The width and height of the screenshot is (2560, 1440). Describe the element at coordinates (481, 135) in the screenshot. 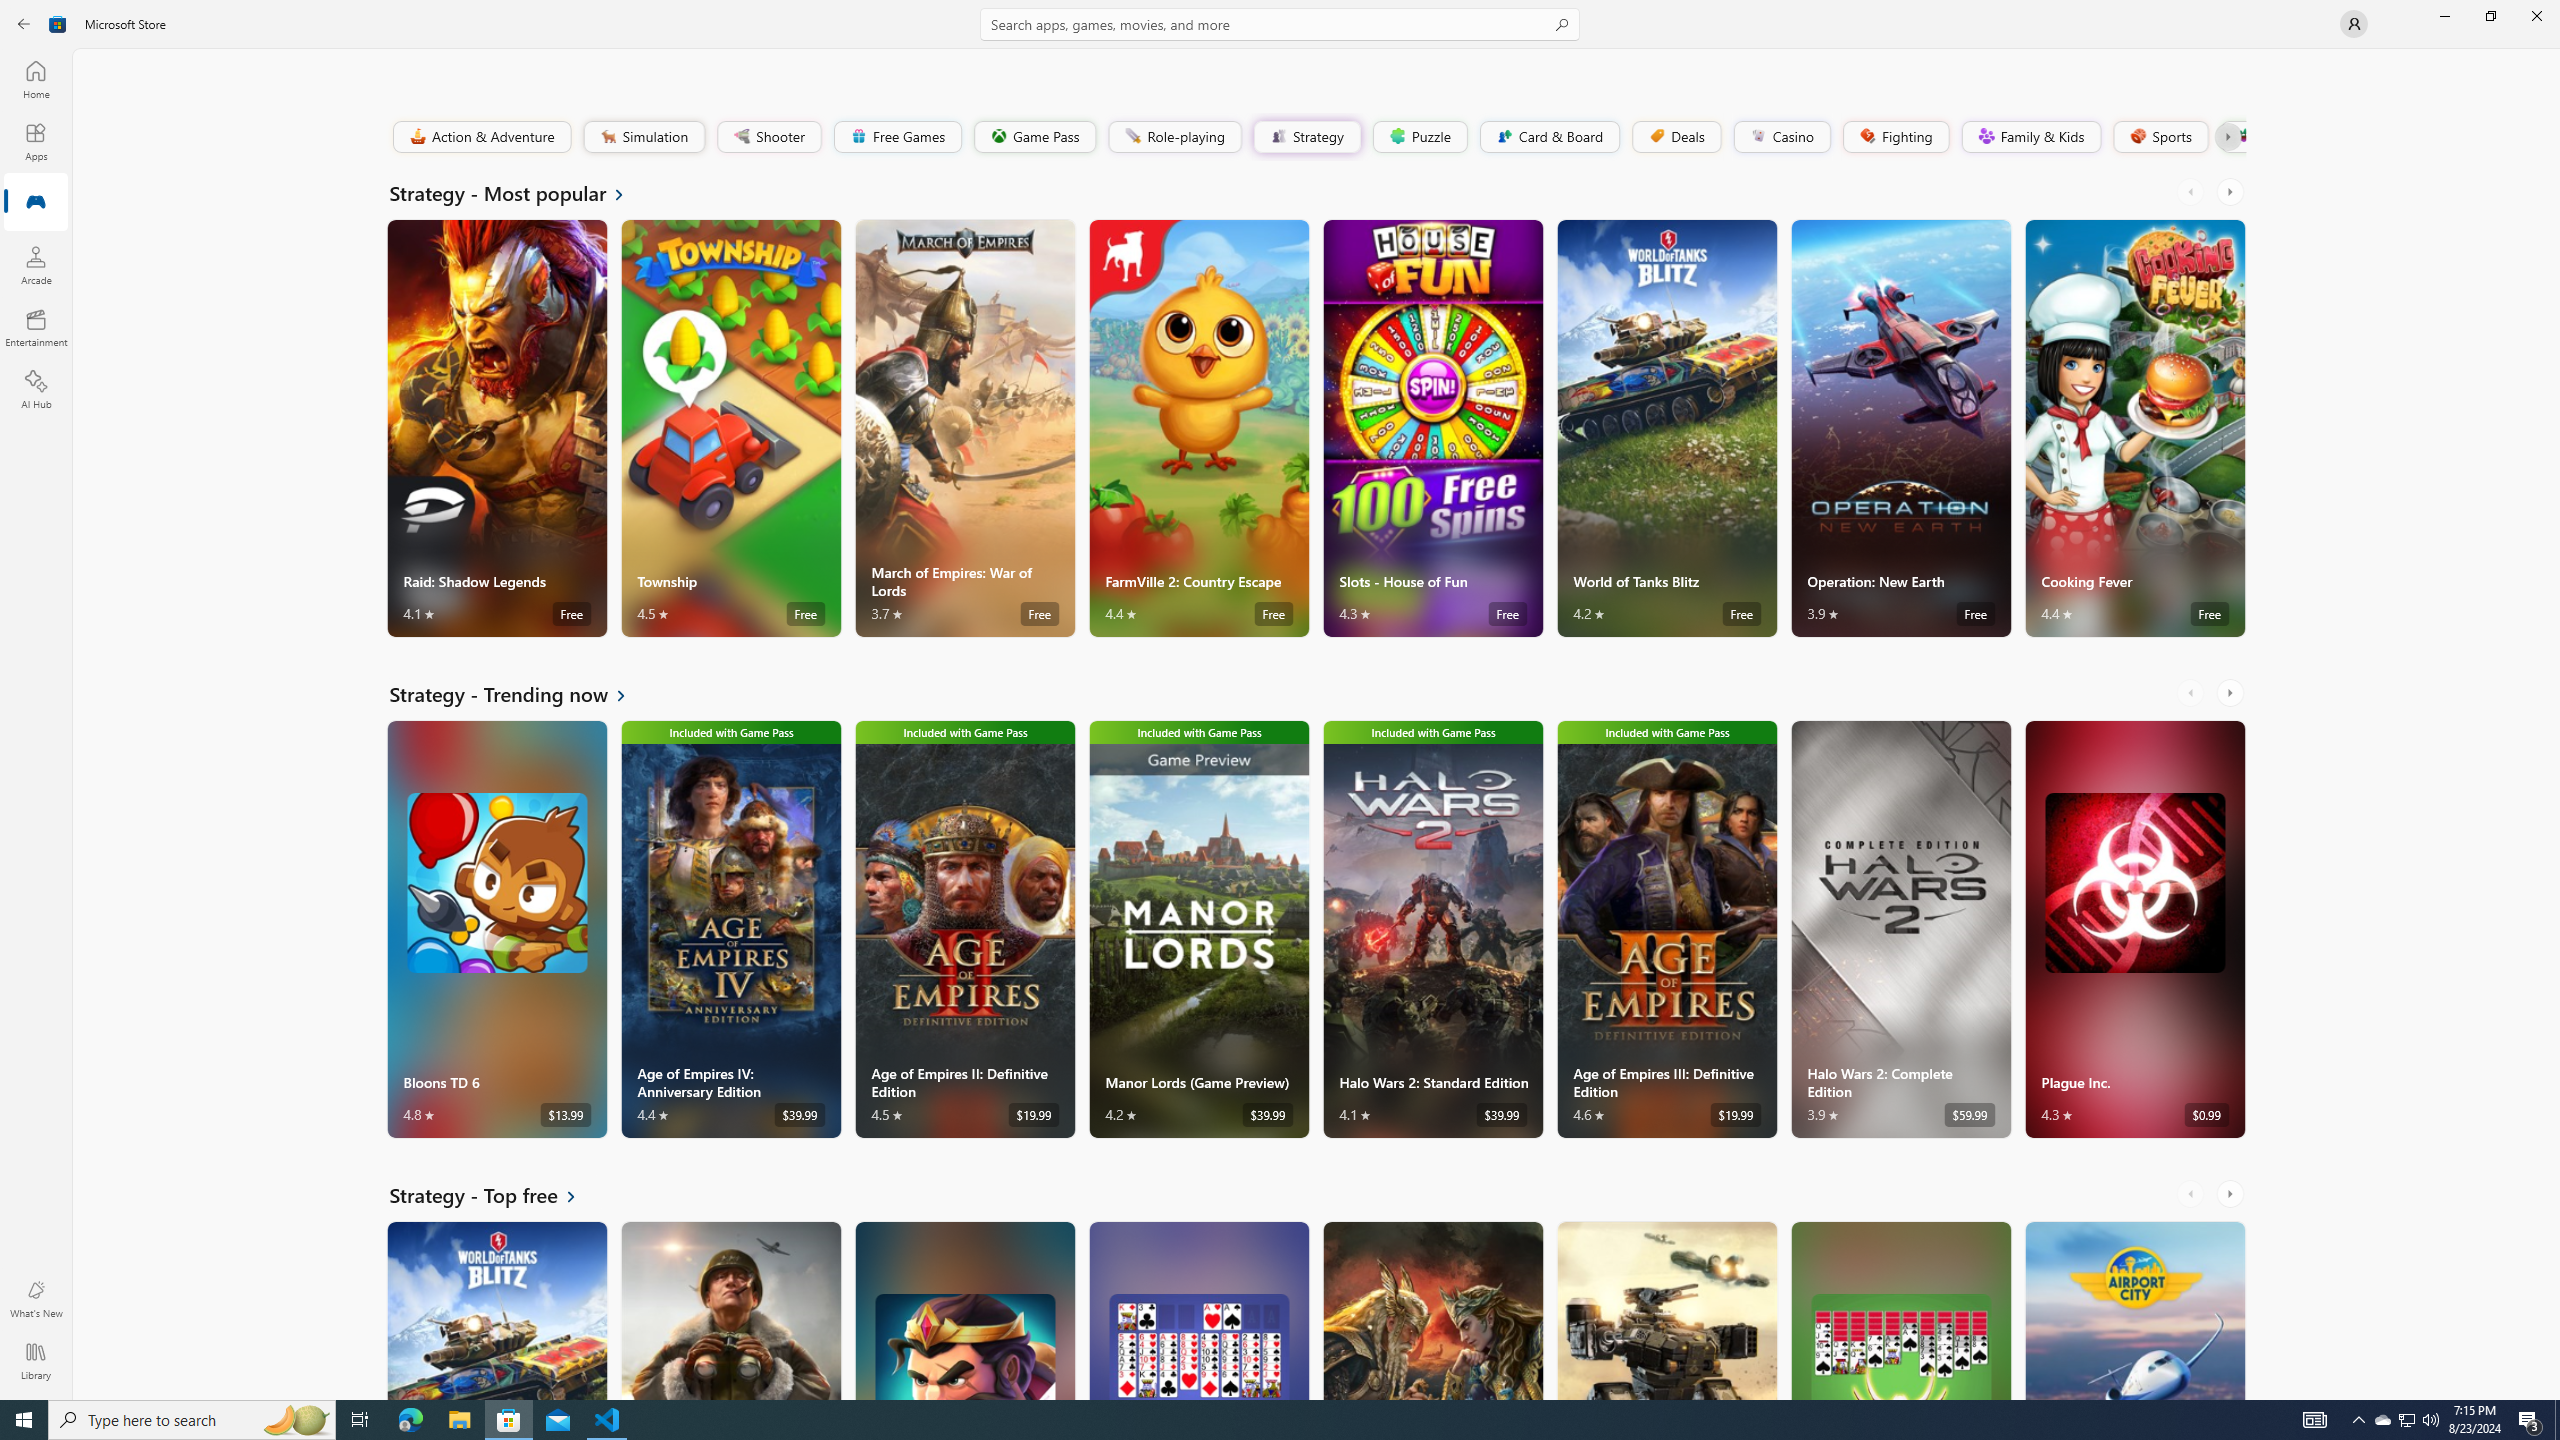

I see `'Action & Adventure'` at that location.